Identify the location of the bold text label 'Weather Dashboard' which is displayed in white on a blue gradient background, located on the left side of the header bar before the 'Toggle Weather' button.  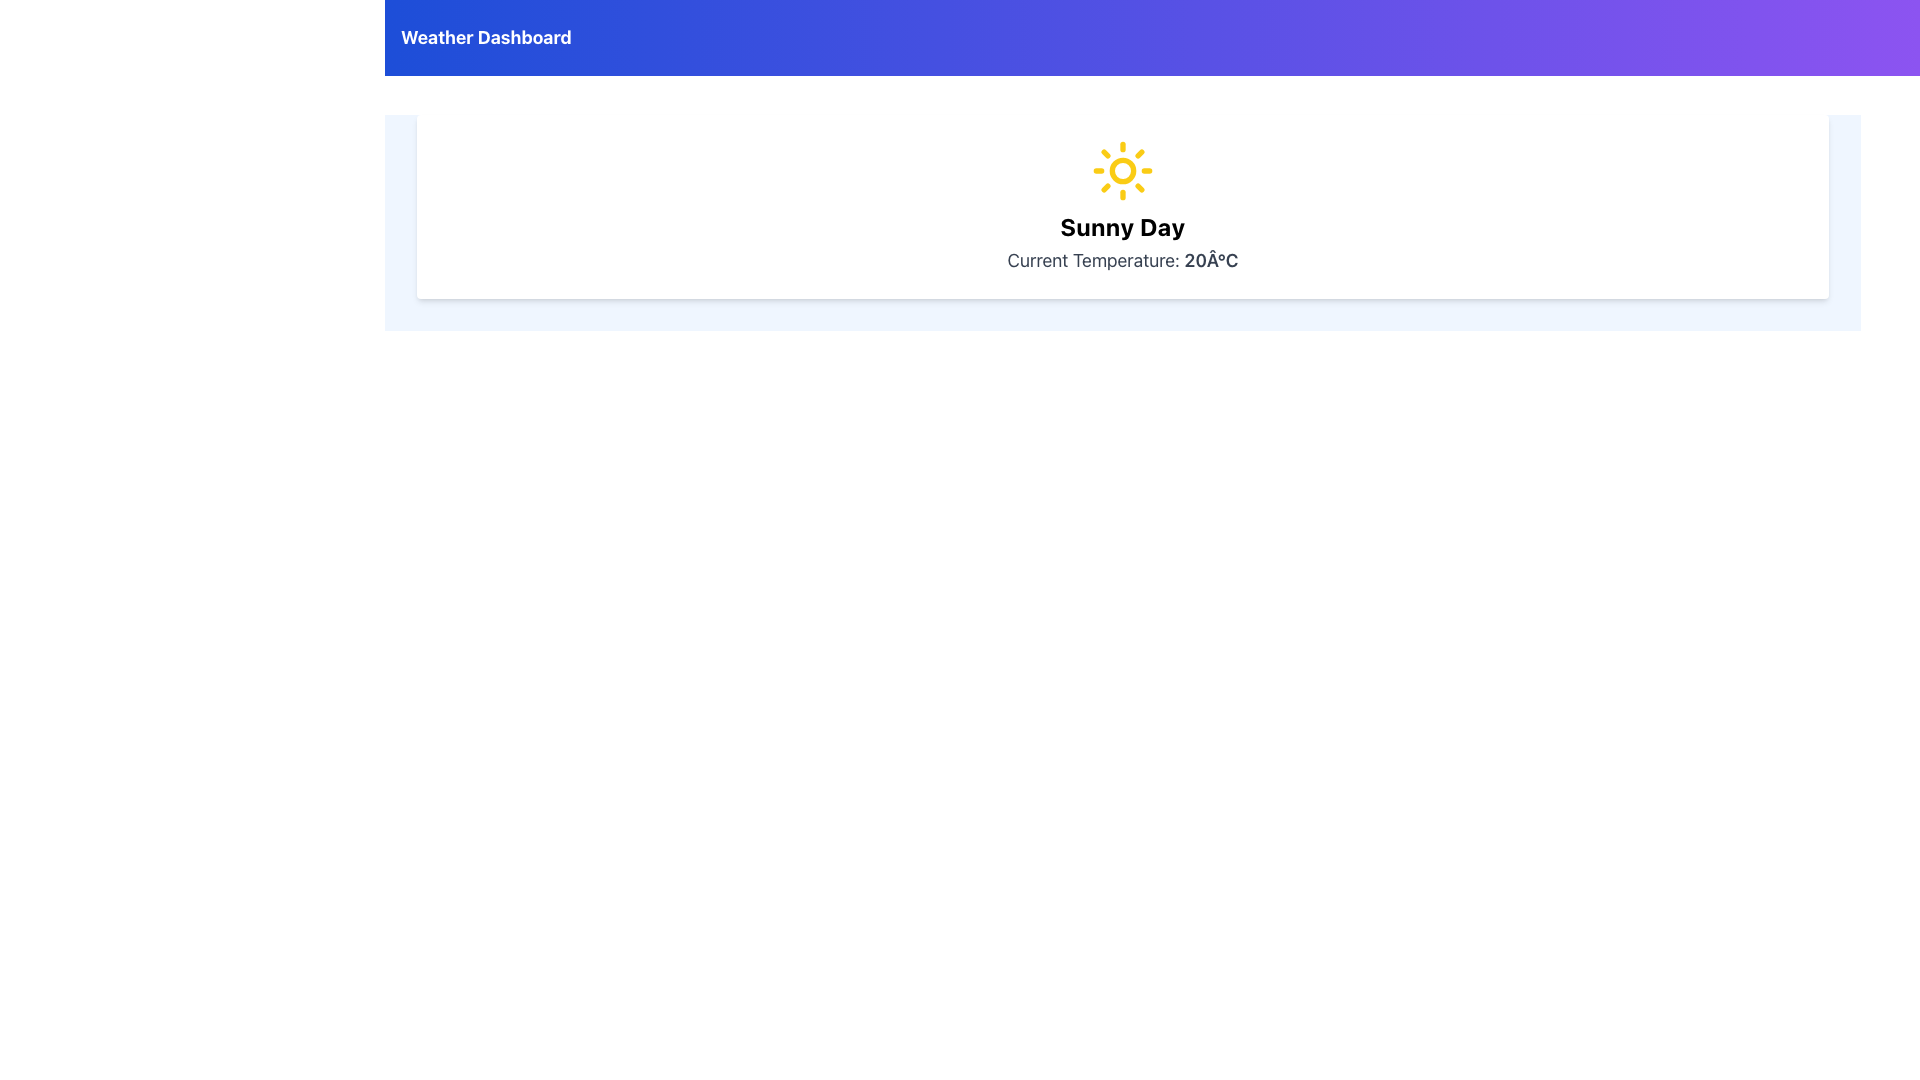
(486, 38).